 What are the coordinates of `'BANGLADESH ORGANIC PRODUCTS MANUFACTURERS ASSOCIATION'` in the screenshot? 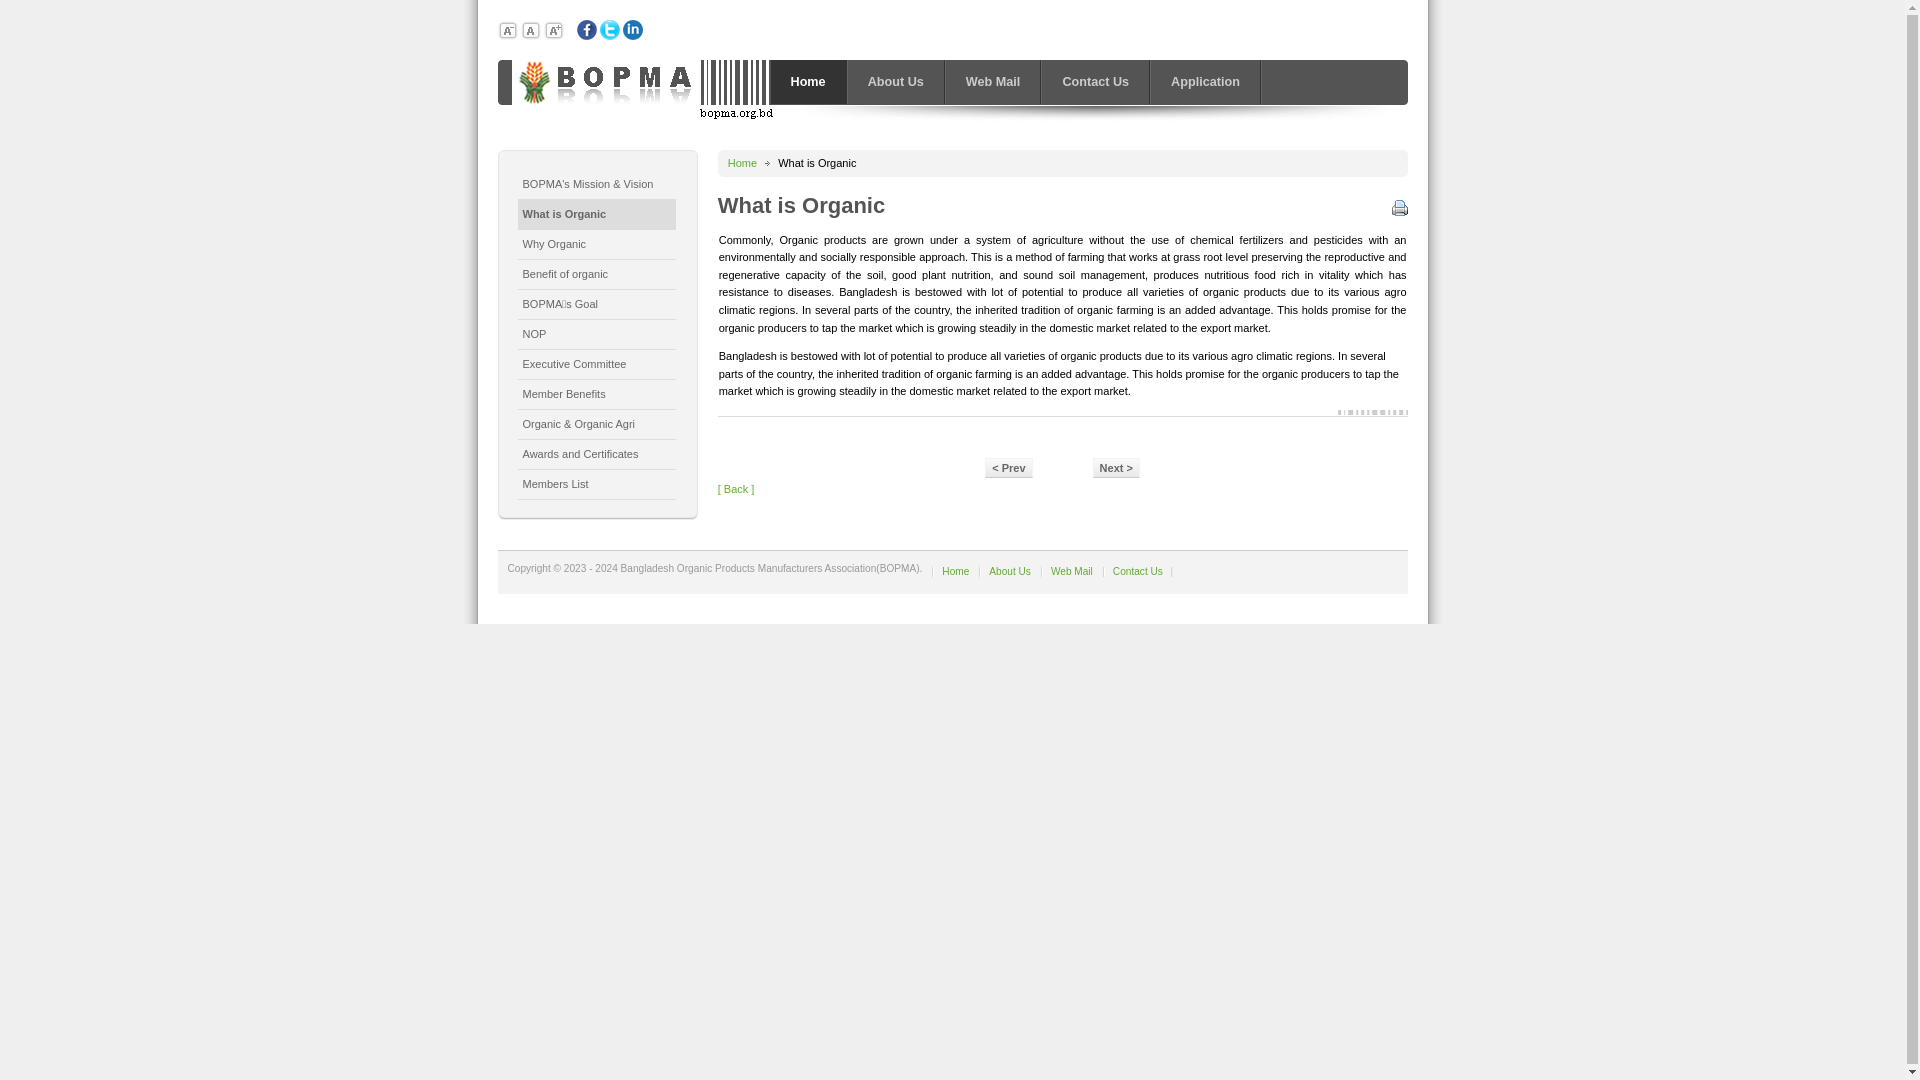 It's located at (595, 81).